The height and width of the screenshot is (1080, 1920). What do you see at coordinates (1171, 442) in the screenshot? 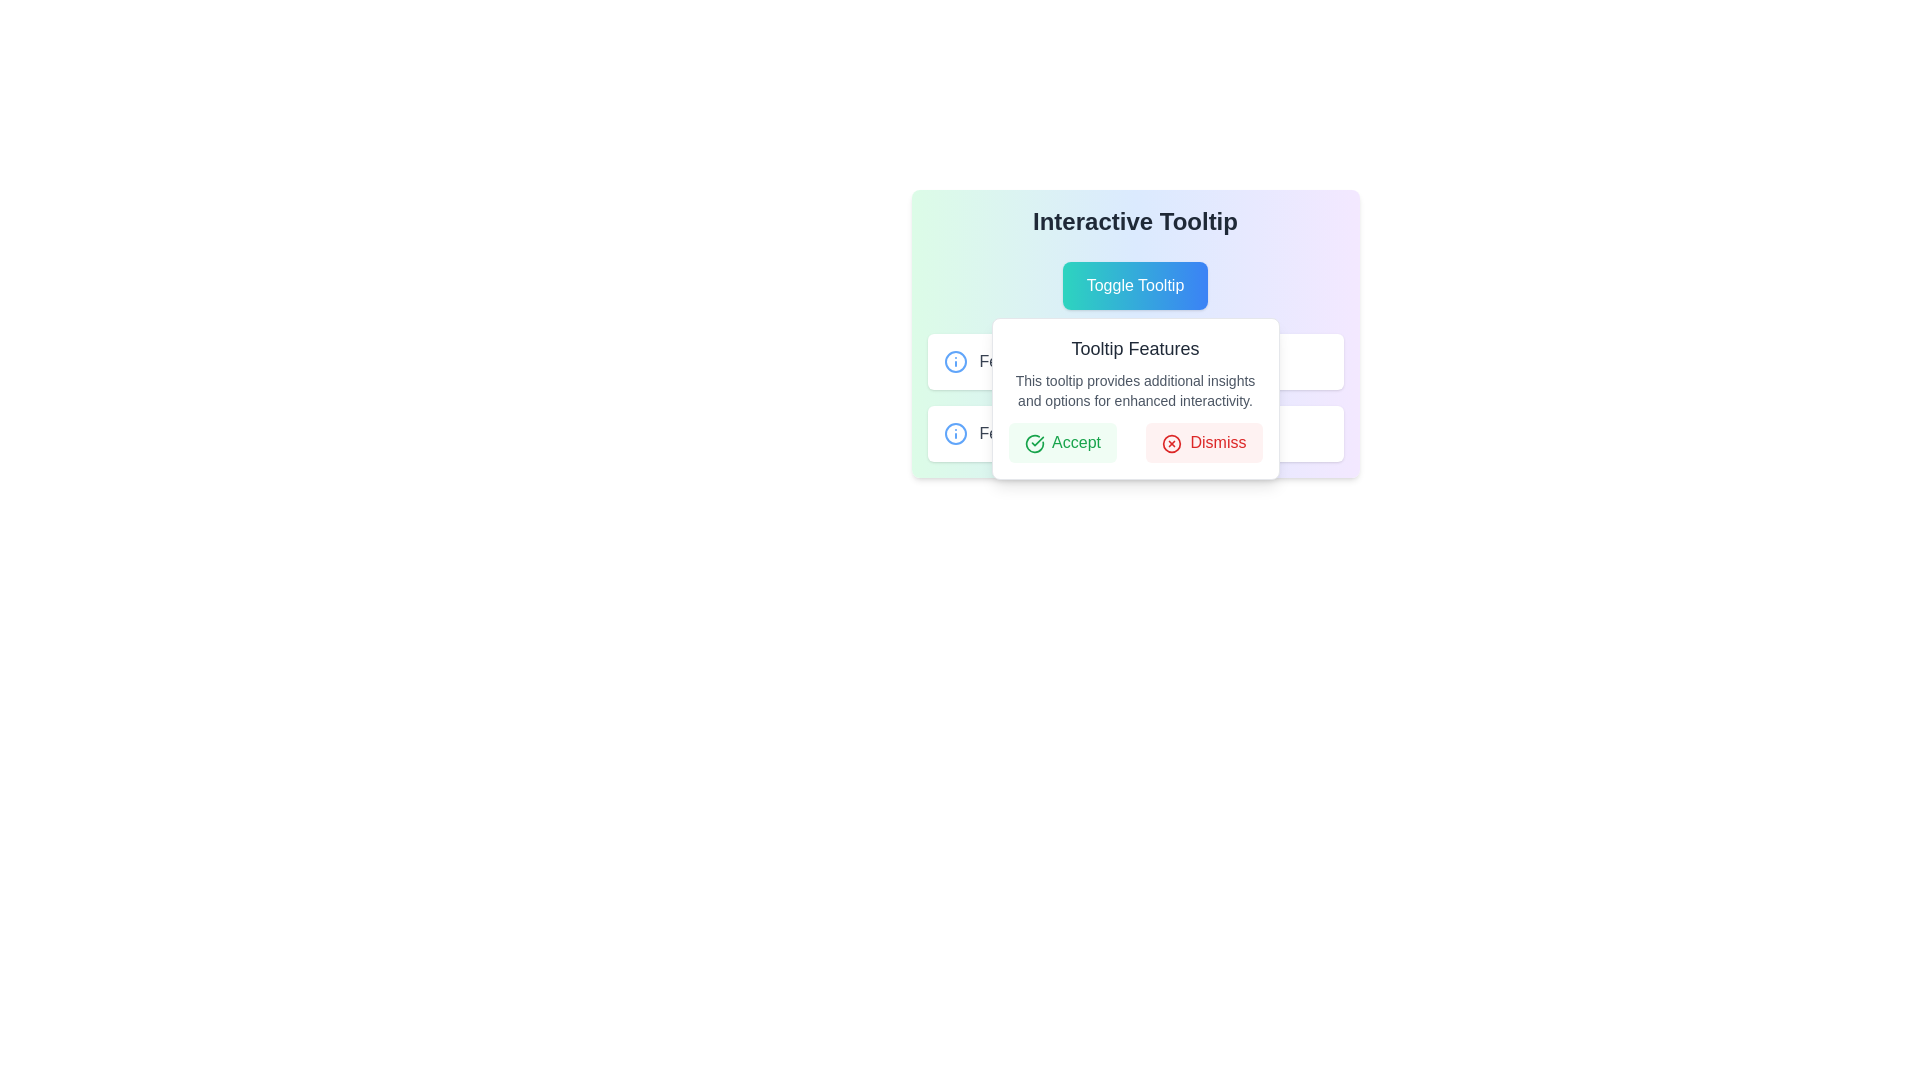
I see `the outlined circular graphical element with a cross mark inside it, located near the upper-right corner of the tooltip dialog` at bounding box center [1171, 442].